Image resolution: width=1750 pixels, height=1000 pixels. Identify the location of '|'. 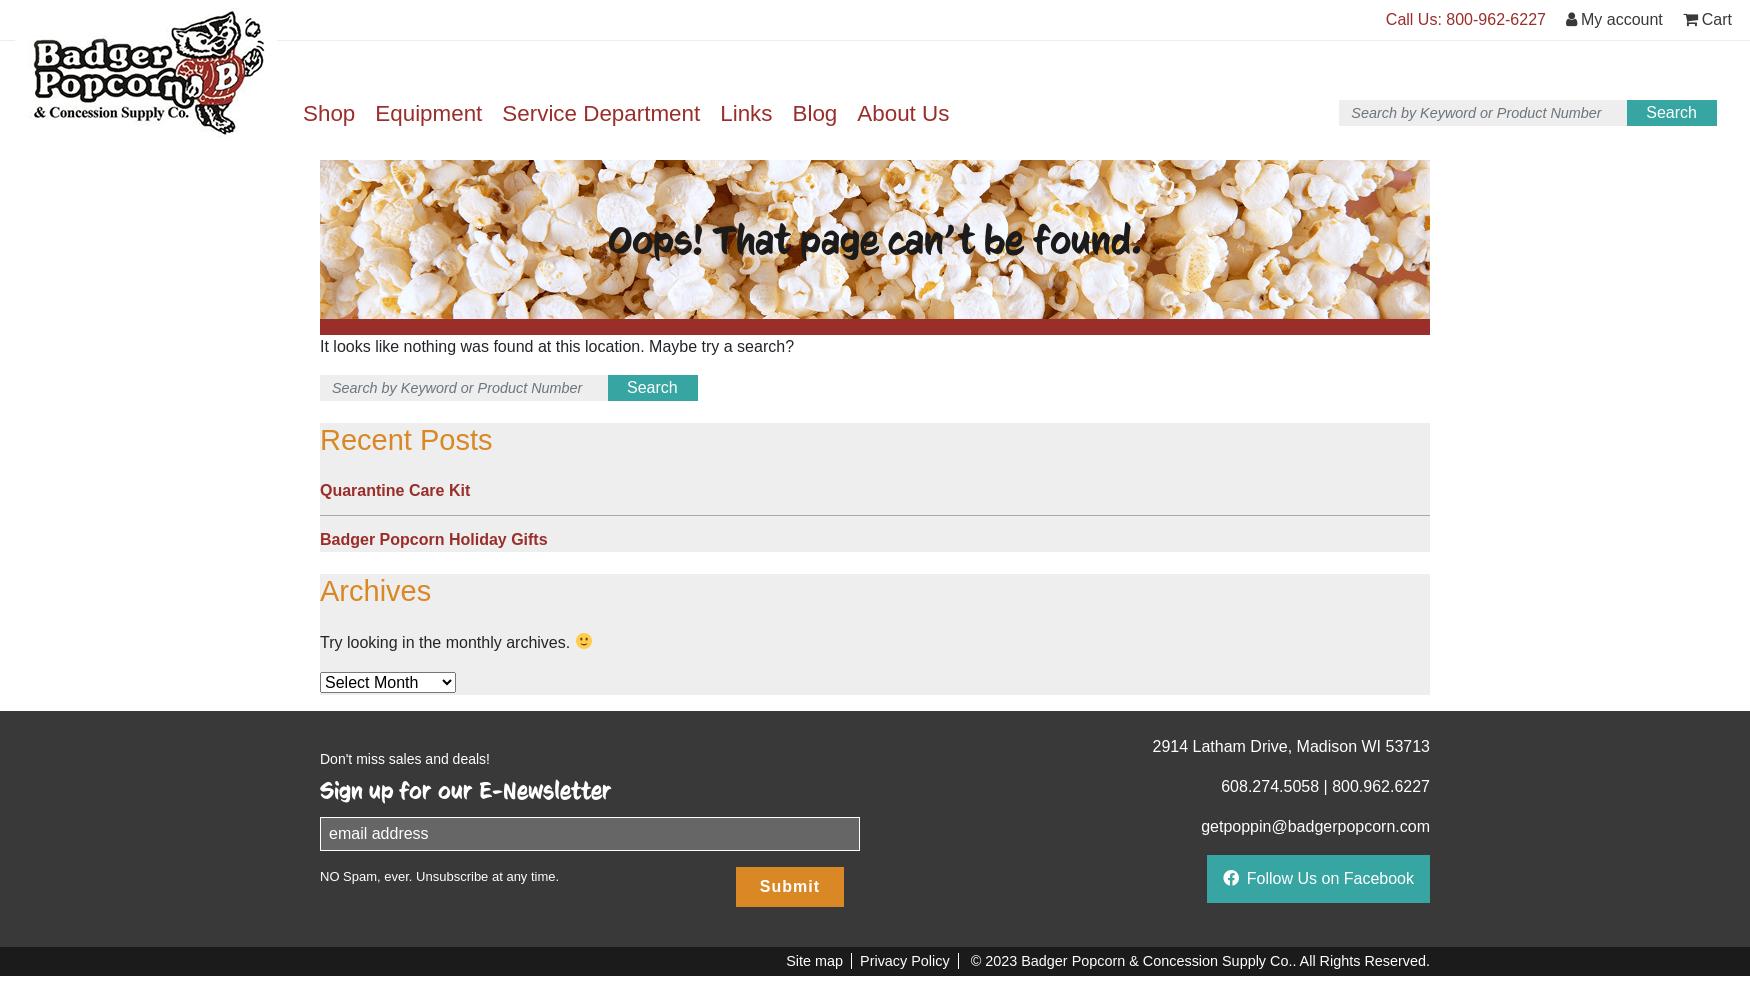
(1325, 785).